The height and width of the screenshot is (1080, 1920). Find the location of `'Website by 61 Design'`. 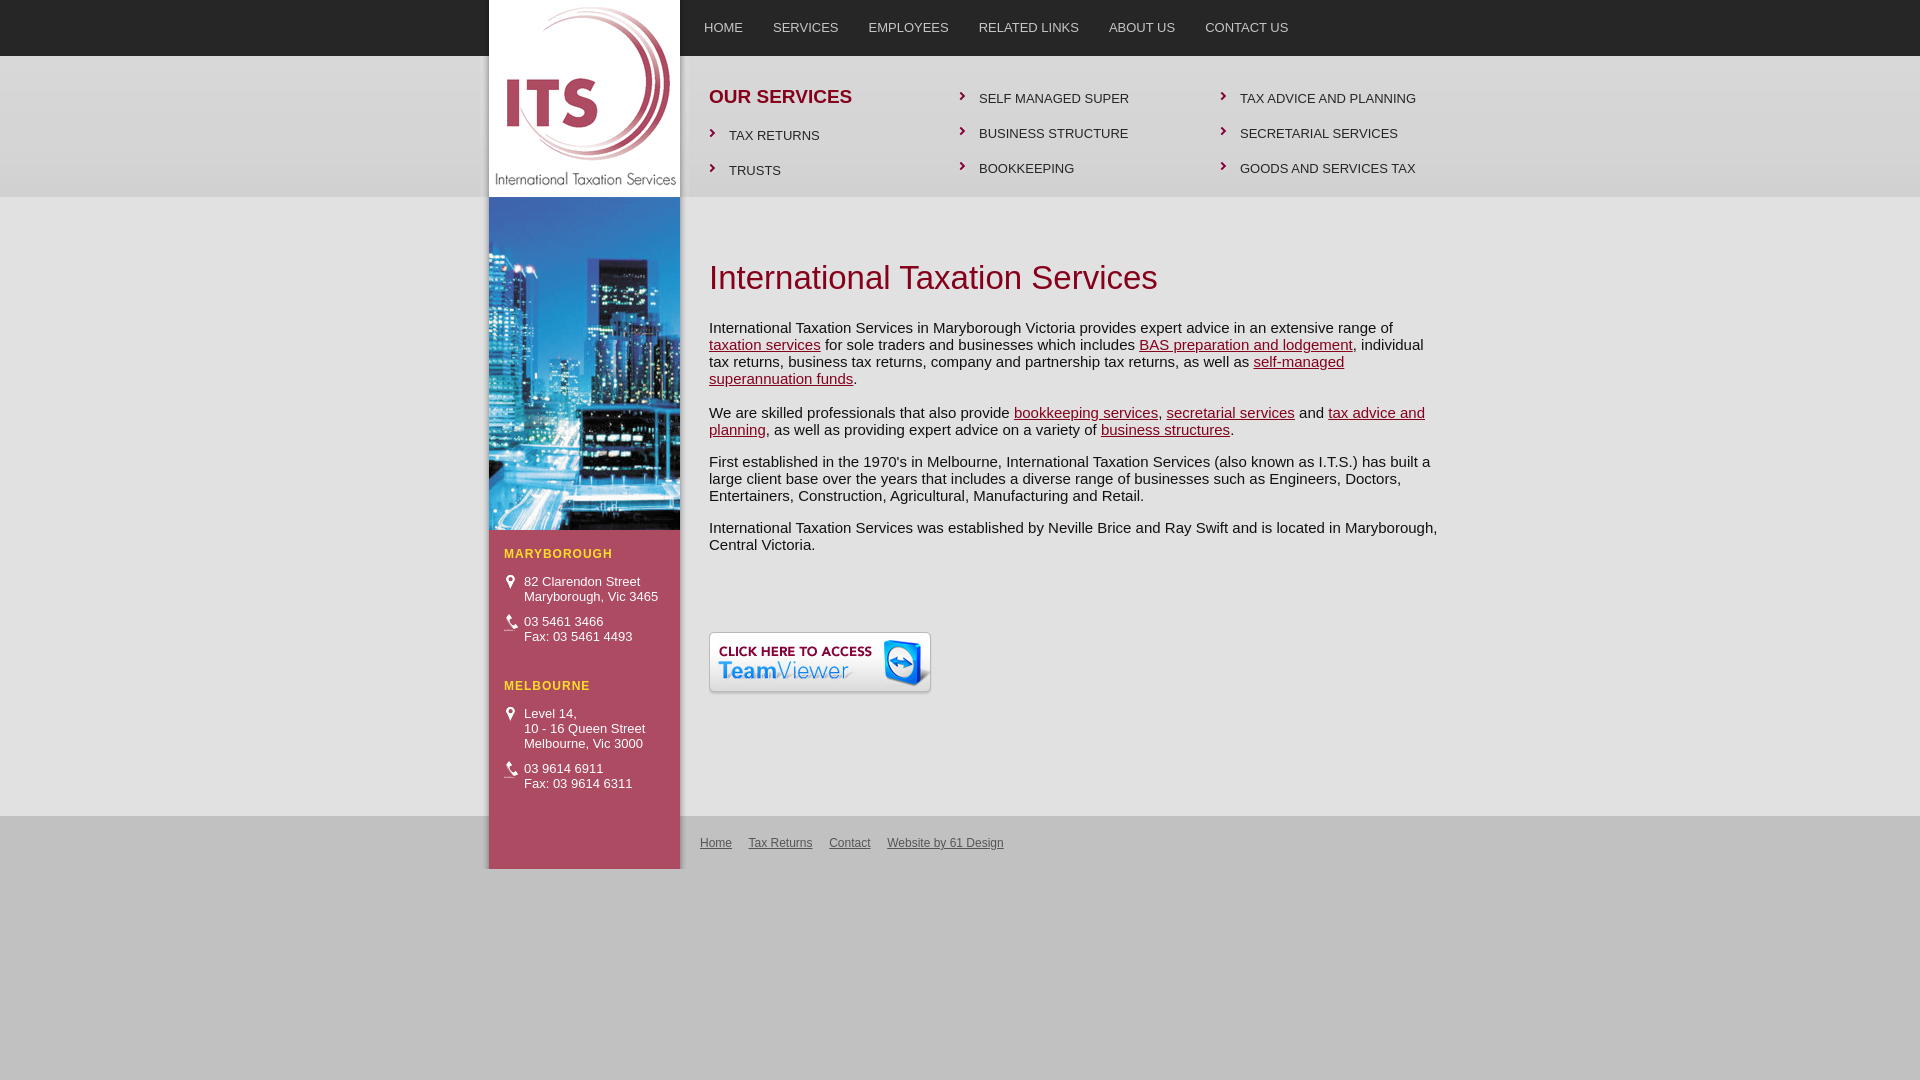

'Website by 61 Design' is located at coordinates (944, 843).